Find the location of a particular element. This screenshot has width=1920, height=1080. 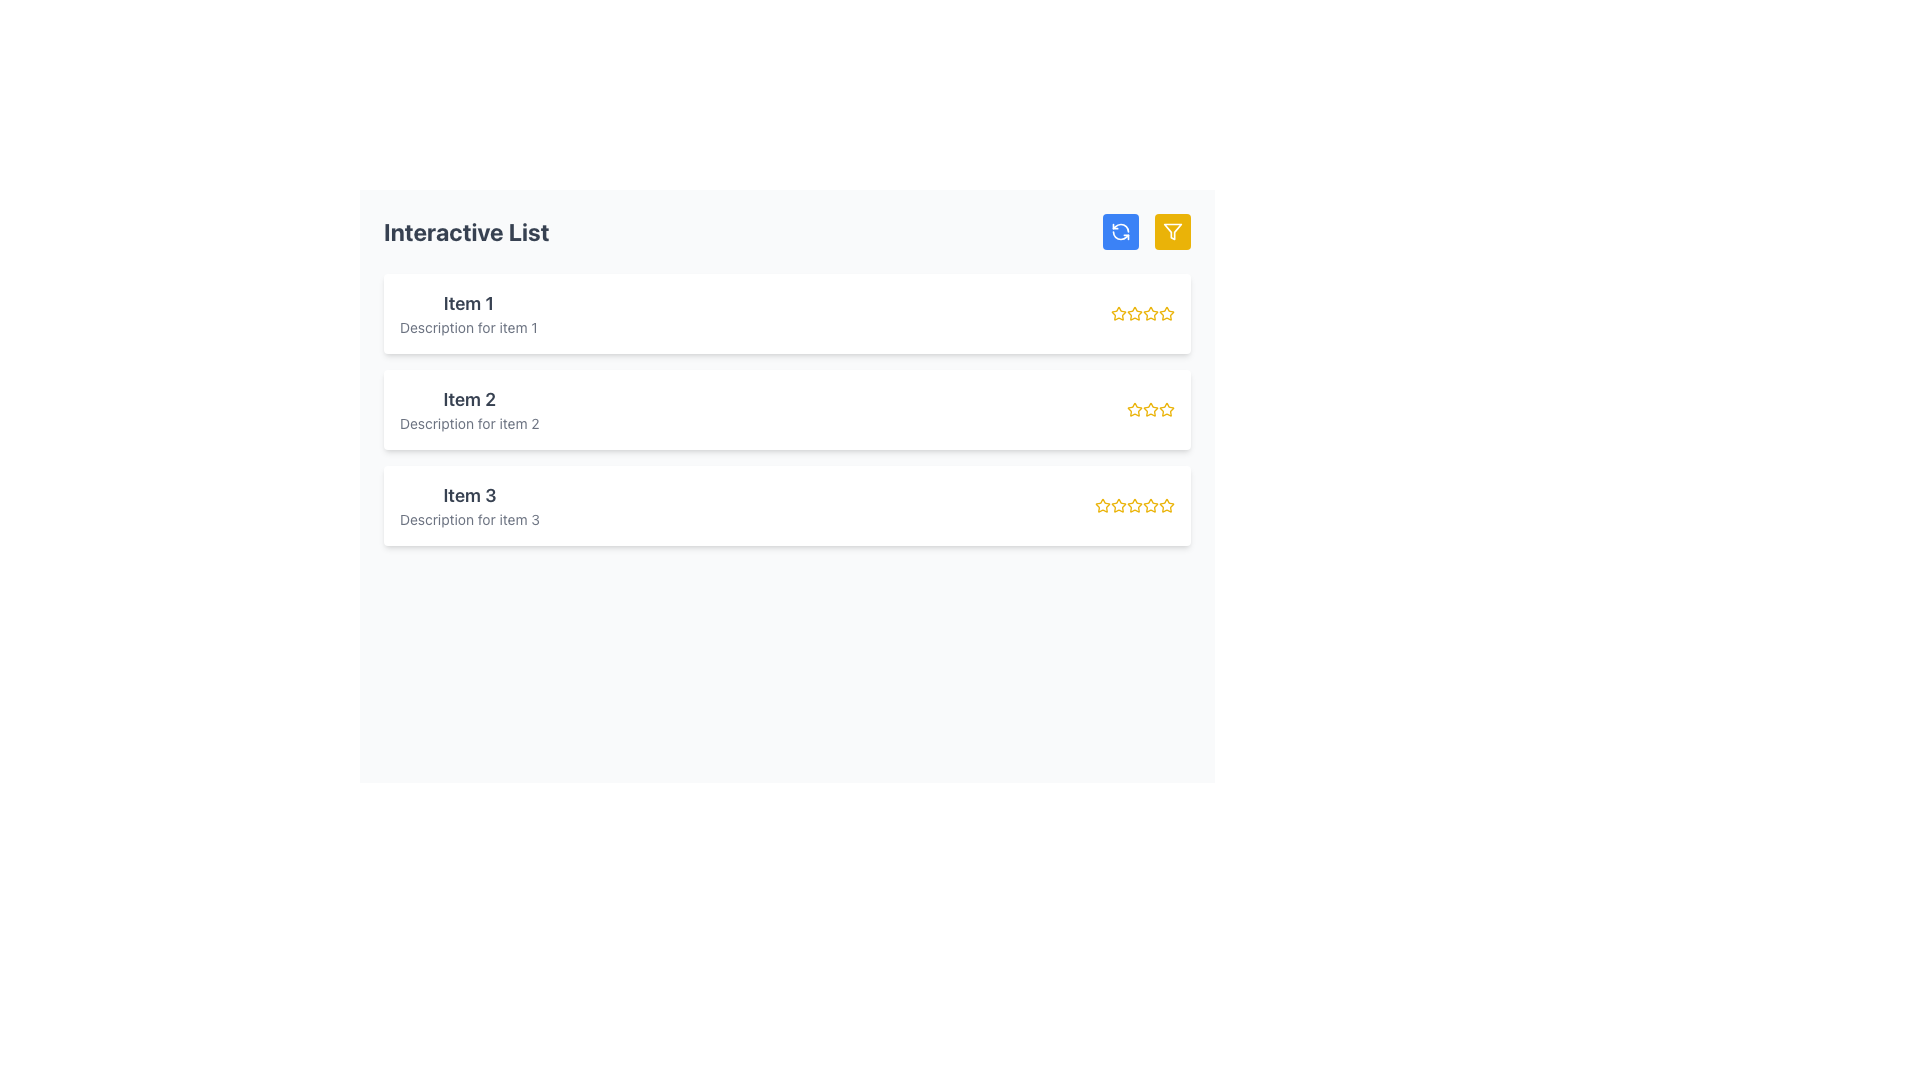

the filter icon represented by a funnel shape within the yellow button located in the upper-right corner of the interface is located at coordinates (1172, 230).